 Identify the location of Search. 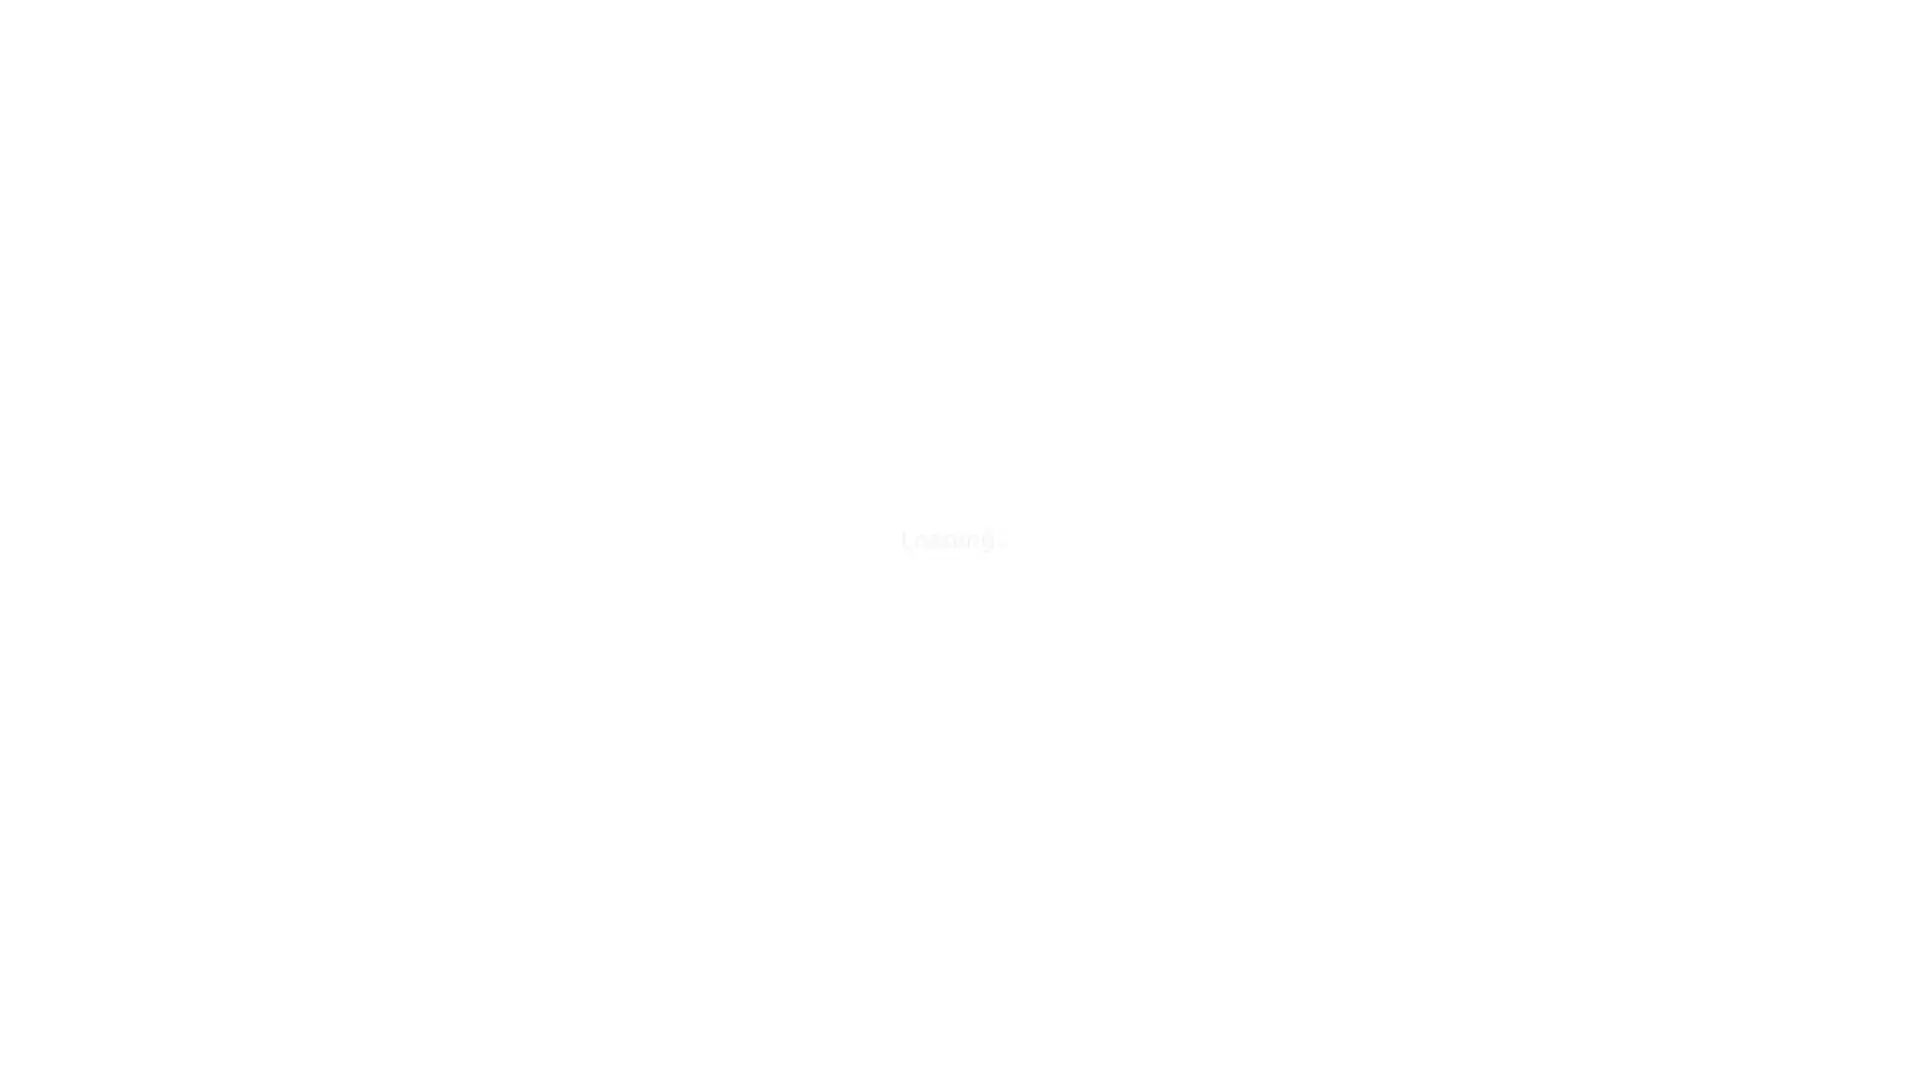
(509, 55).